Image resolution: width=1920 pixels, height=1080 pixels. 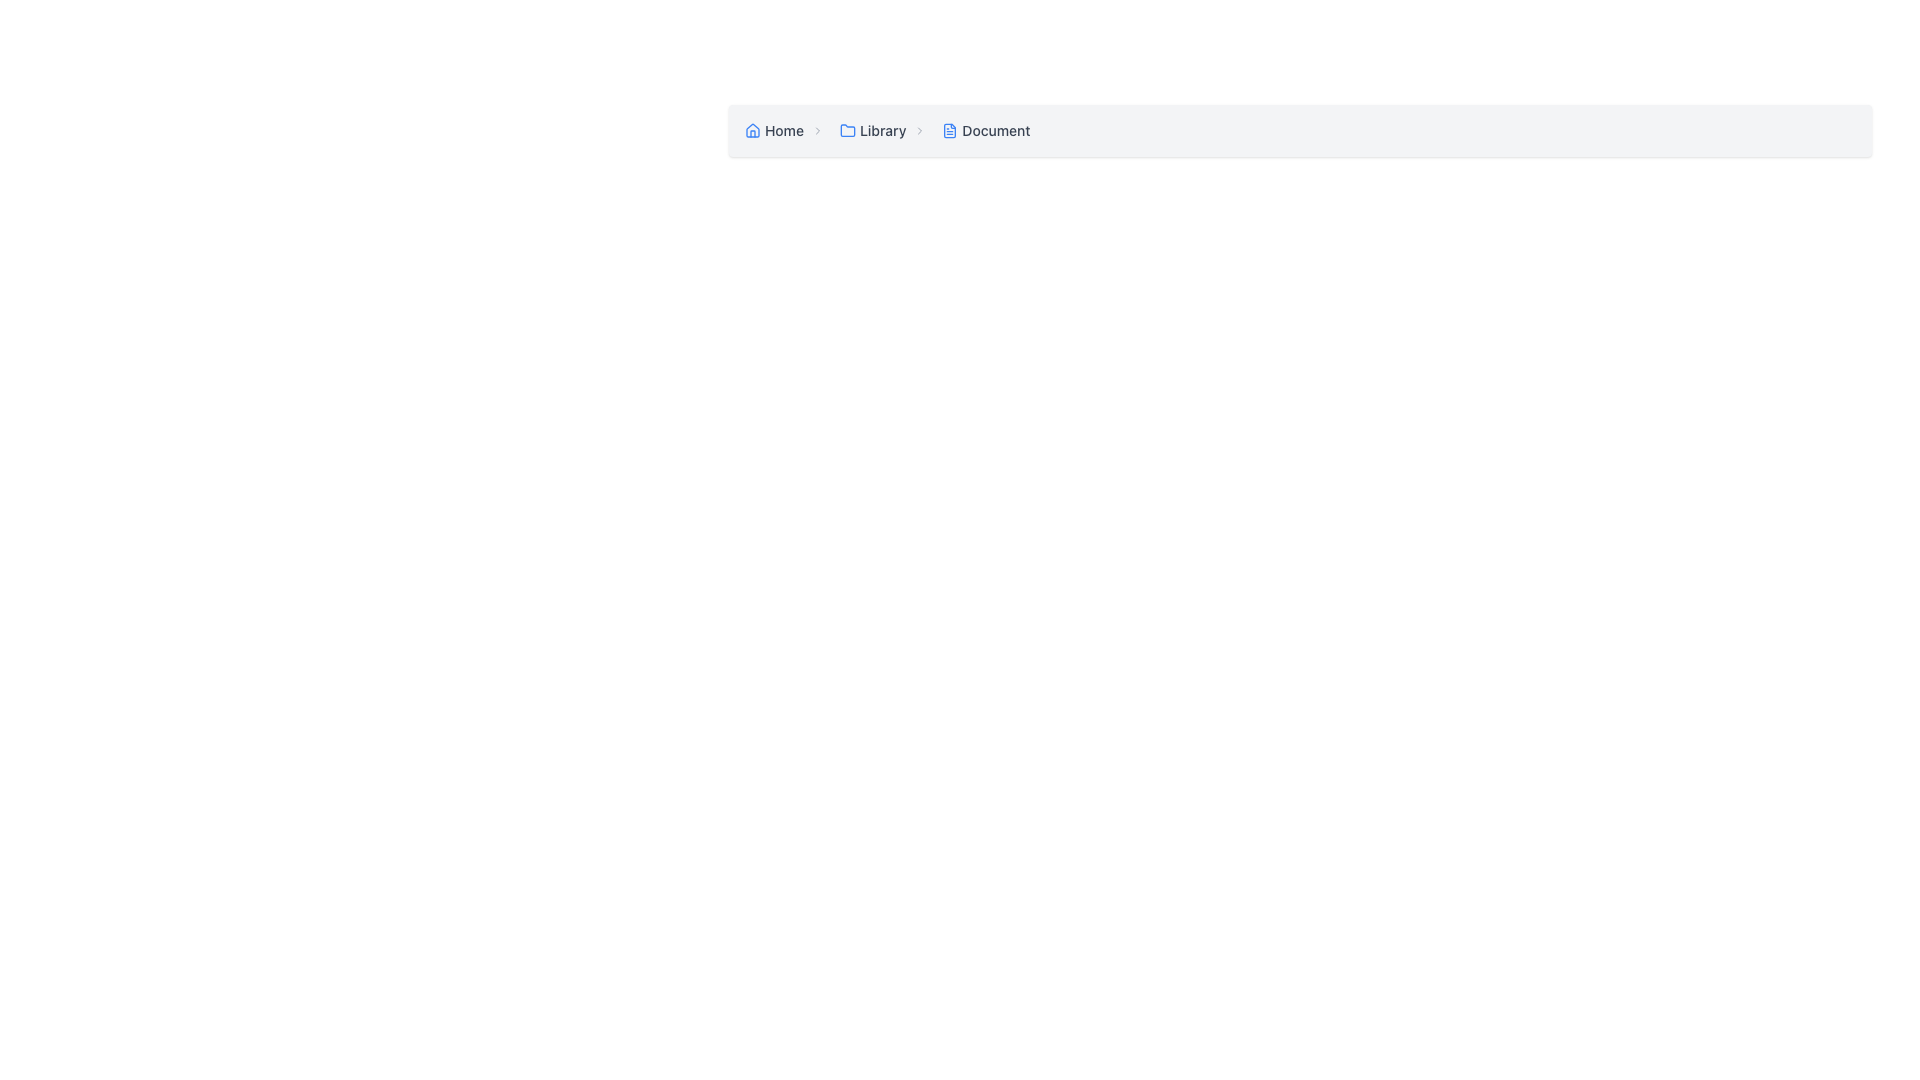 I want to click on the main body of the file icon graphic located within the breadcrumb navigation section to the right of the 'Library' folder icon, so click(x=949, y=131).